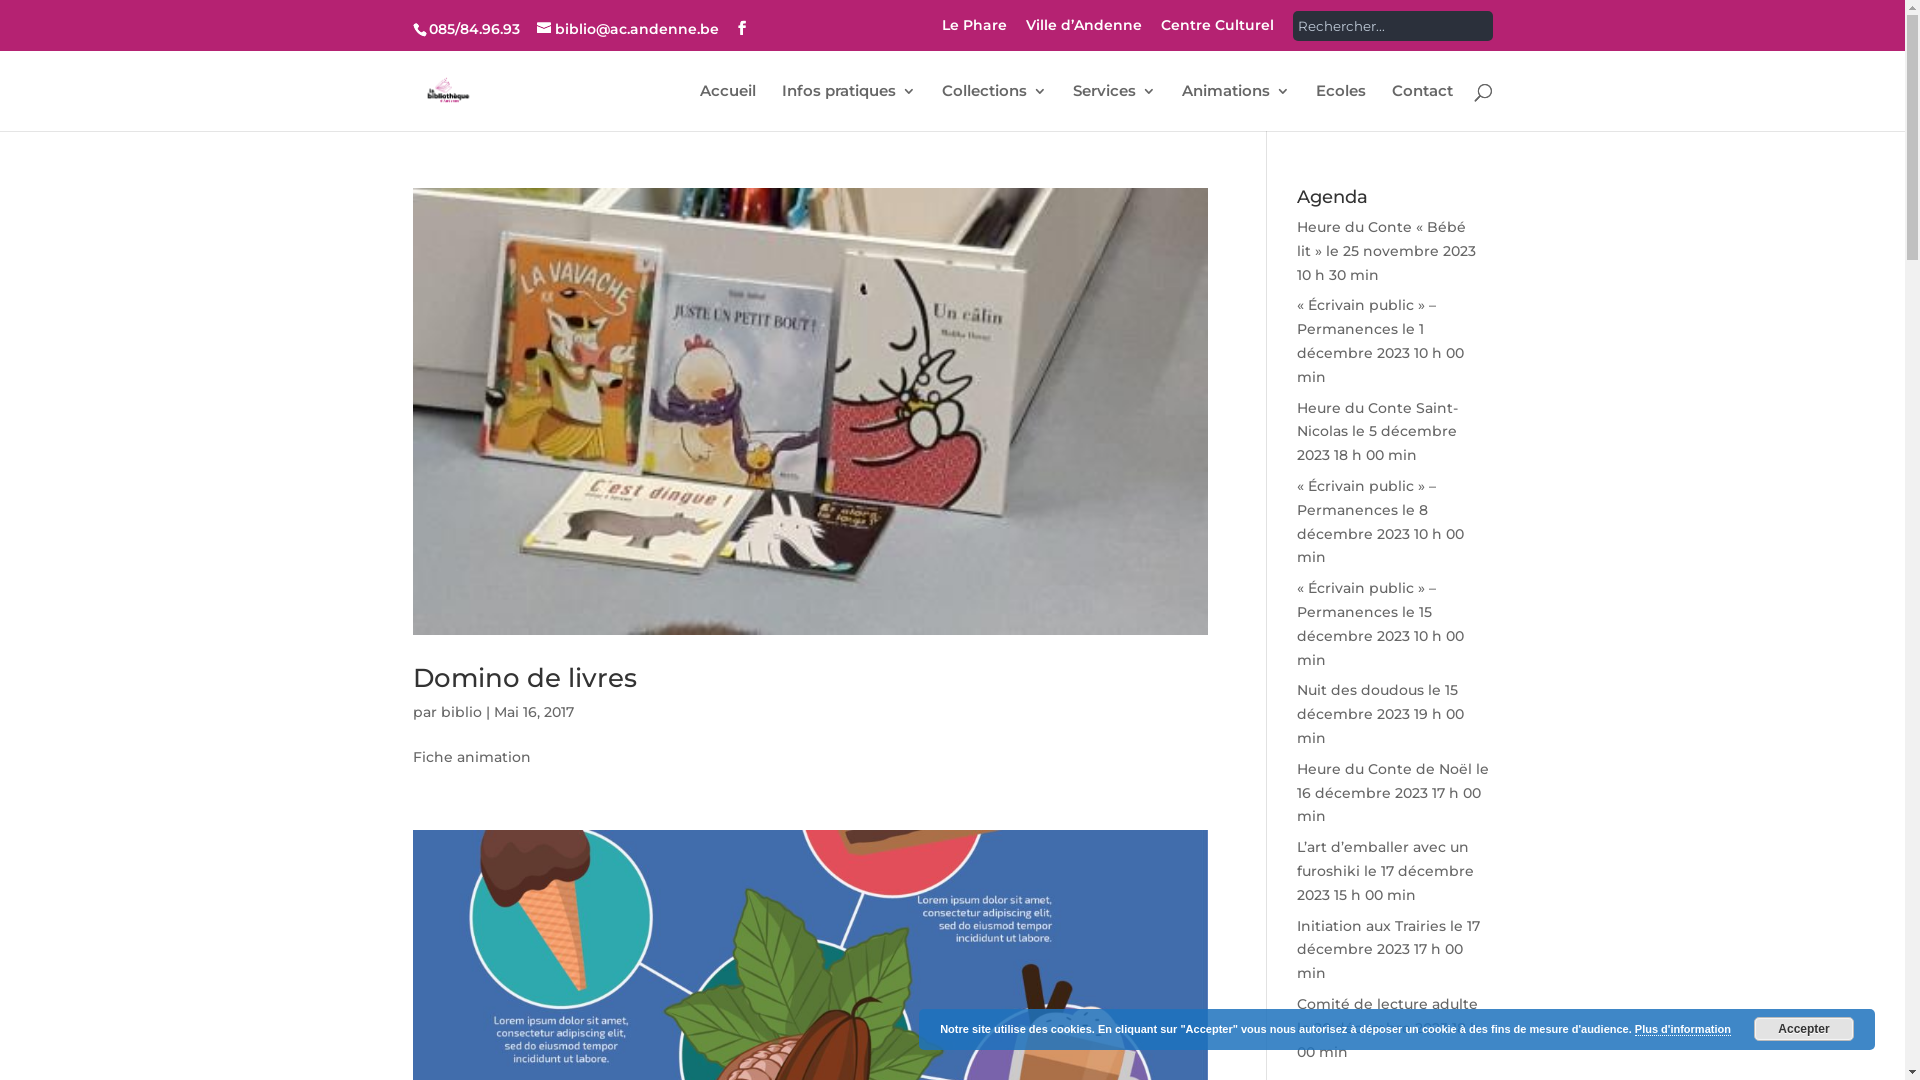 The width and height of the screenshot is (1920, 1080). What do you see at coordinates (1682, 1029) in the screenshot?
I see `'Plus d'information'` at bounding box center [1682, 1029].